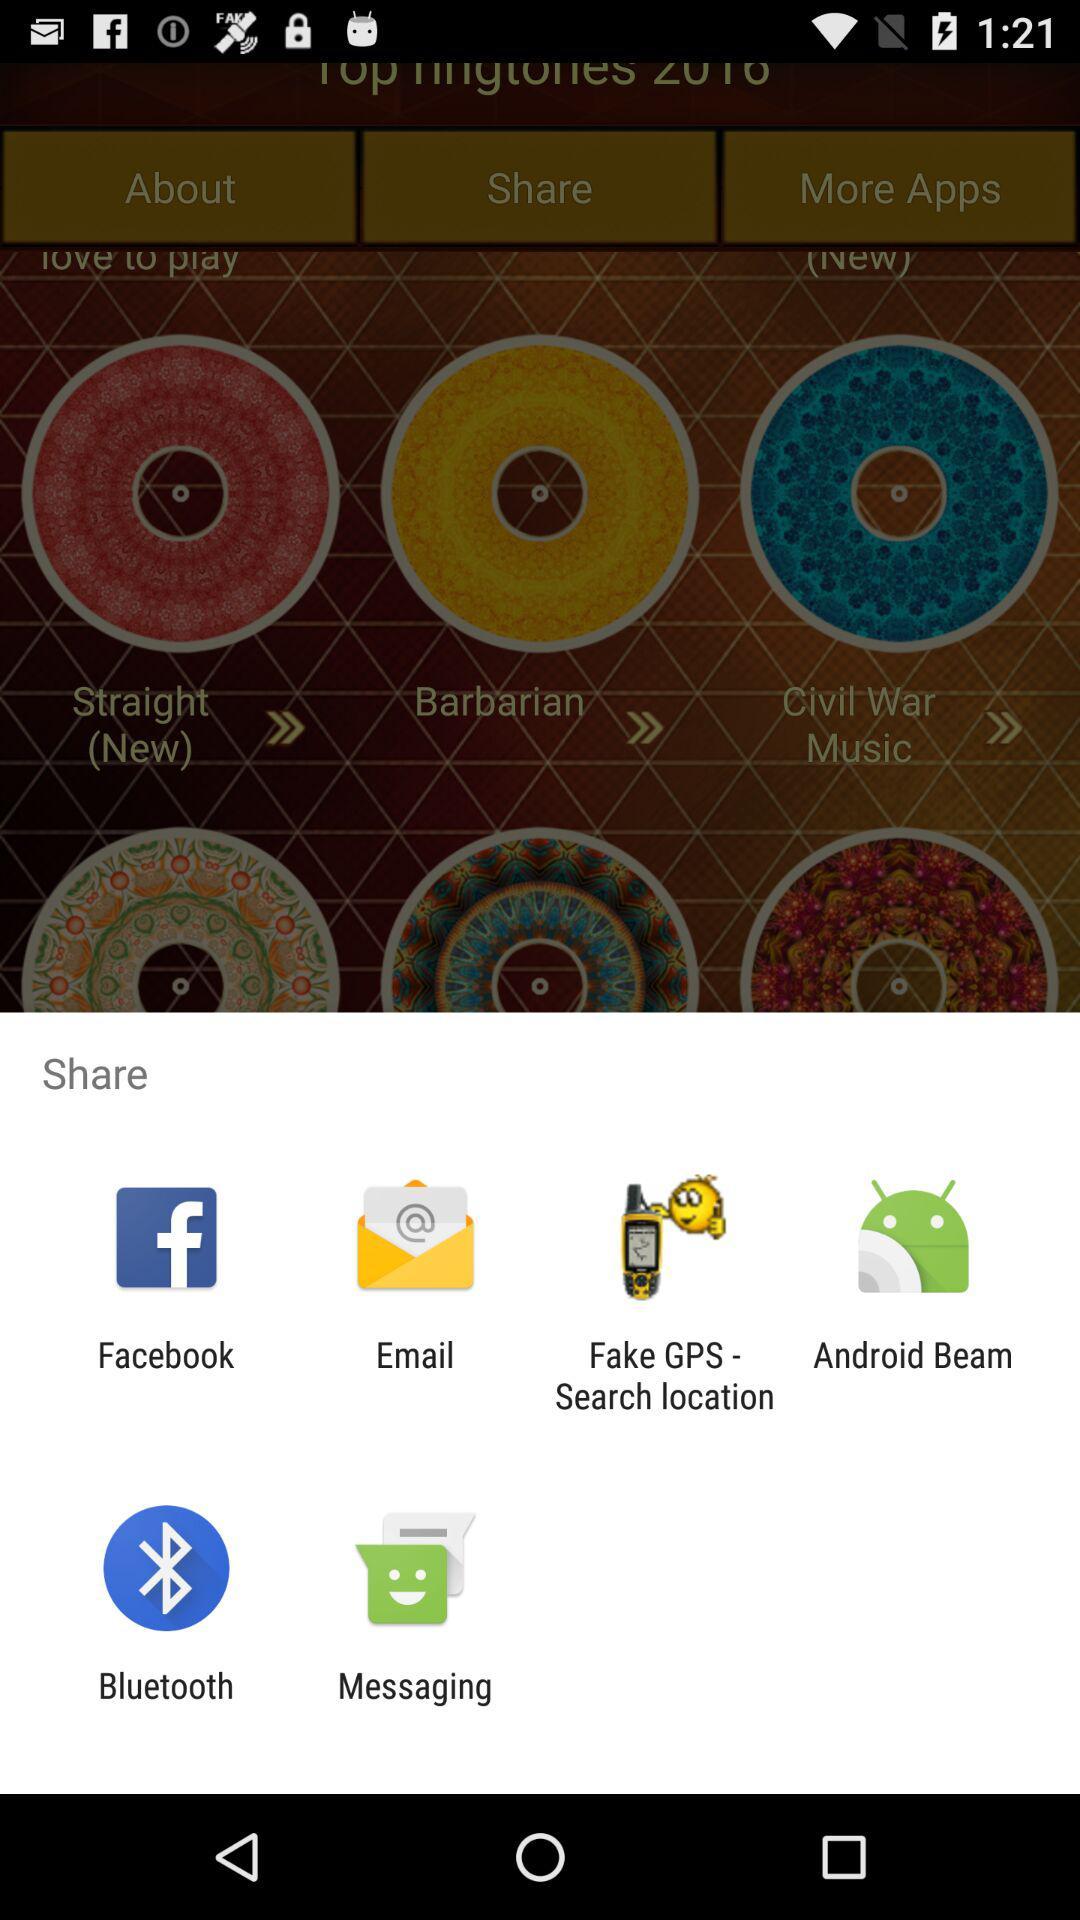 The image size is (1080, 1920). Describe the element at coordinates (165, 1705) in the screenshot. I see `bluetooth app` at that location.